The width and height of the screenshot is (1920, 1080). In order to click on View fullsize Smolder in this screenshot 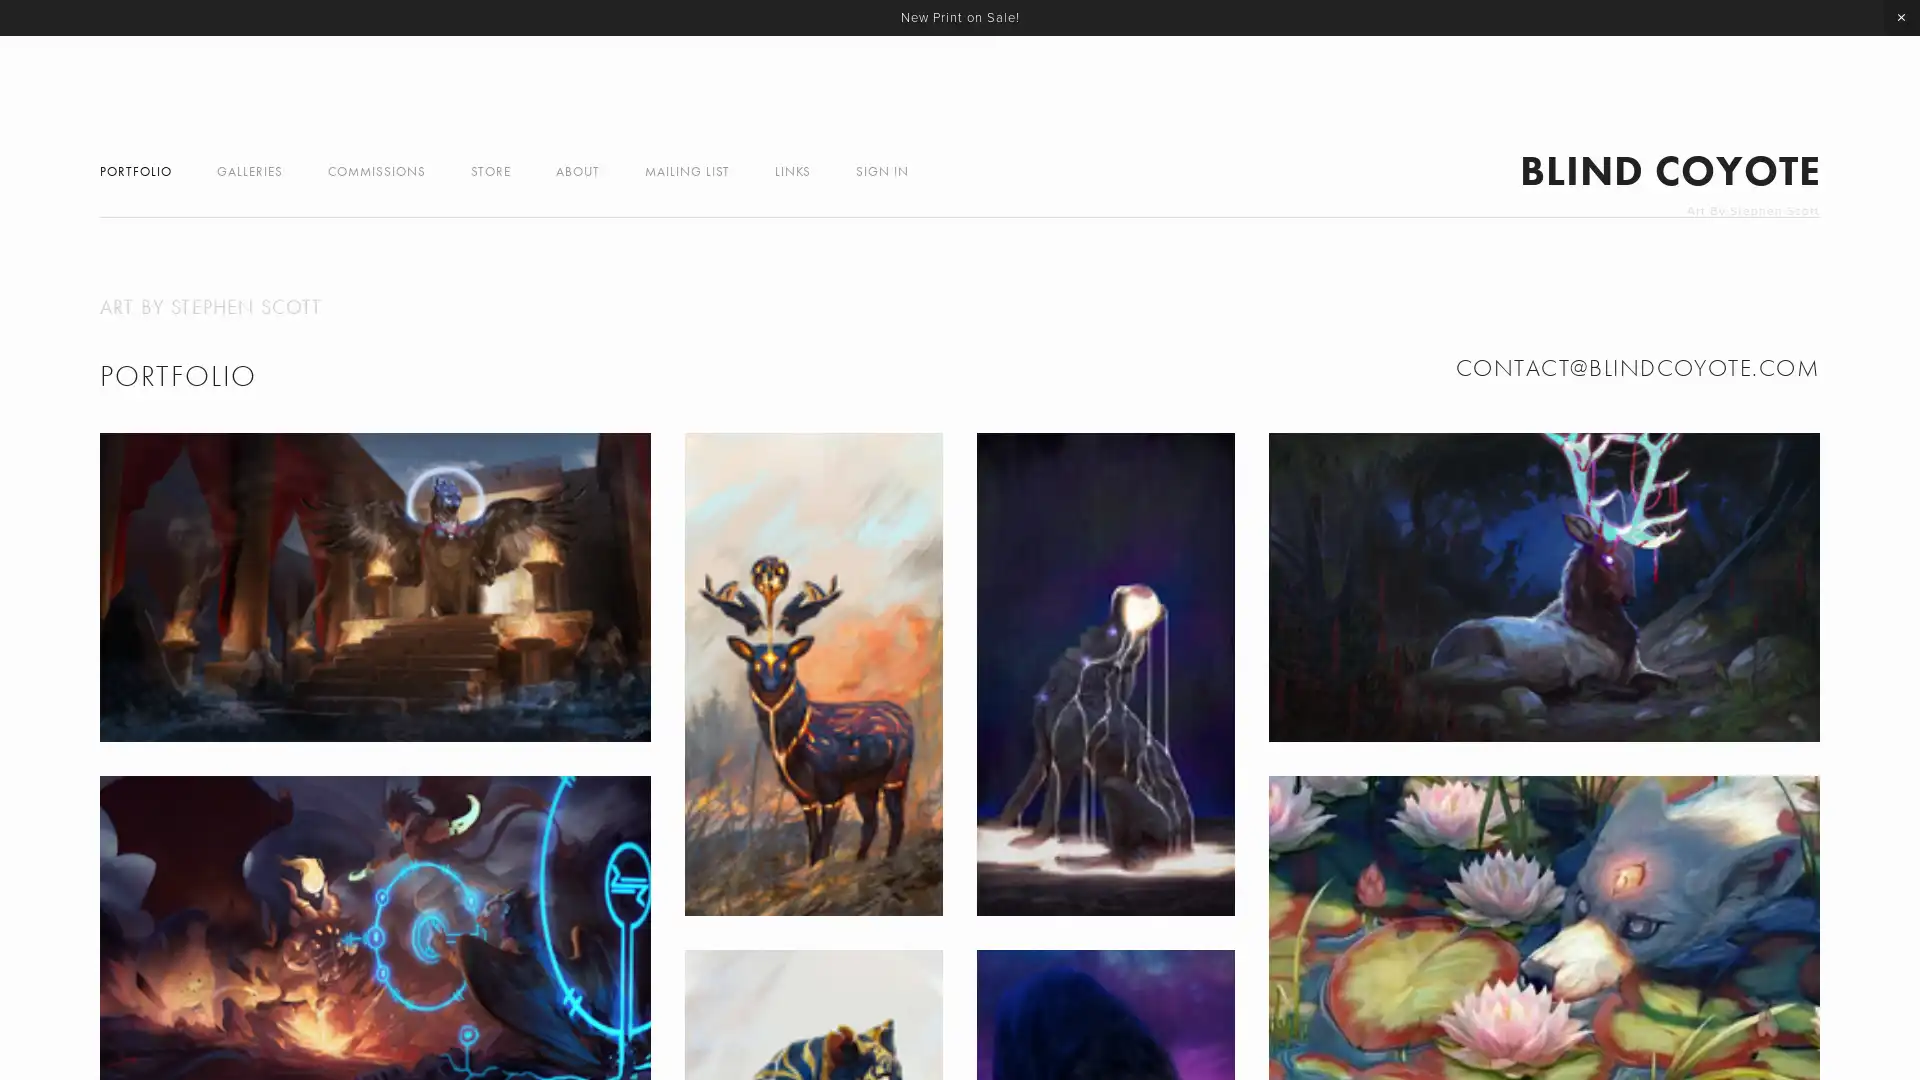, I will do `click(812, 674)`.